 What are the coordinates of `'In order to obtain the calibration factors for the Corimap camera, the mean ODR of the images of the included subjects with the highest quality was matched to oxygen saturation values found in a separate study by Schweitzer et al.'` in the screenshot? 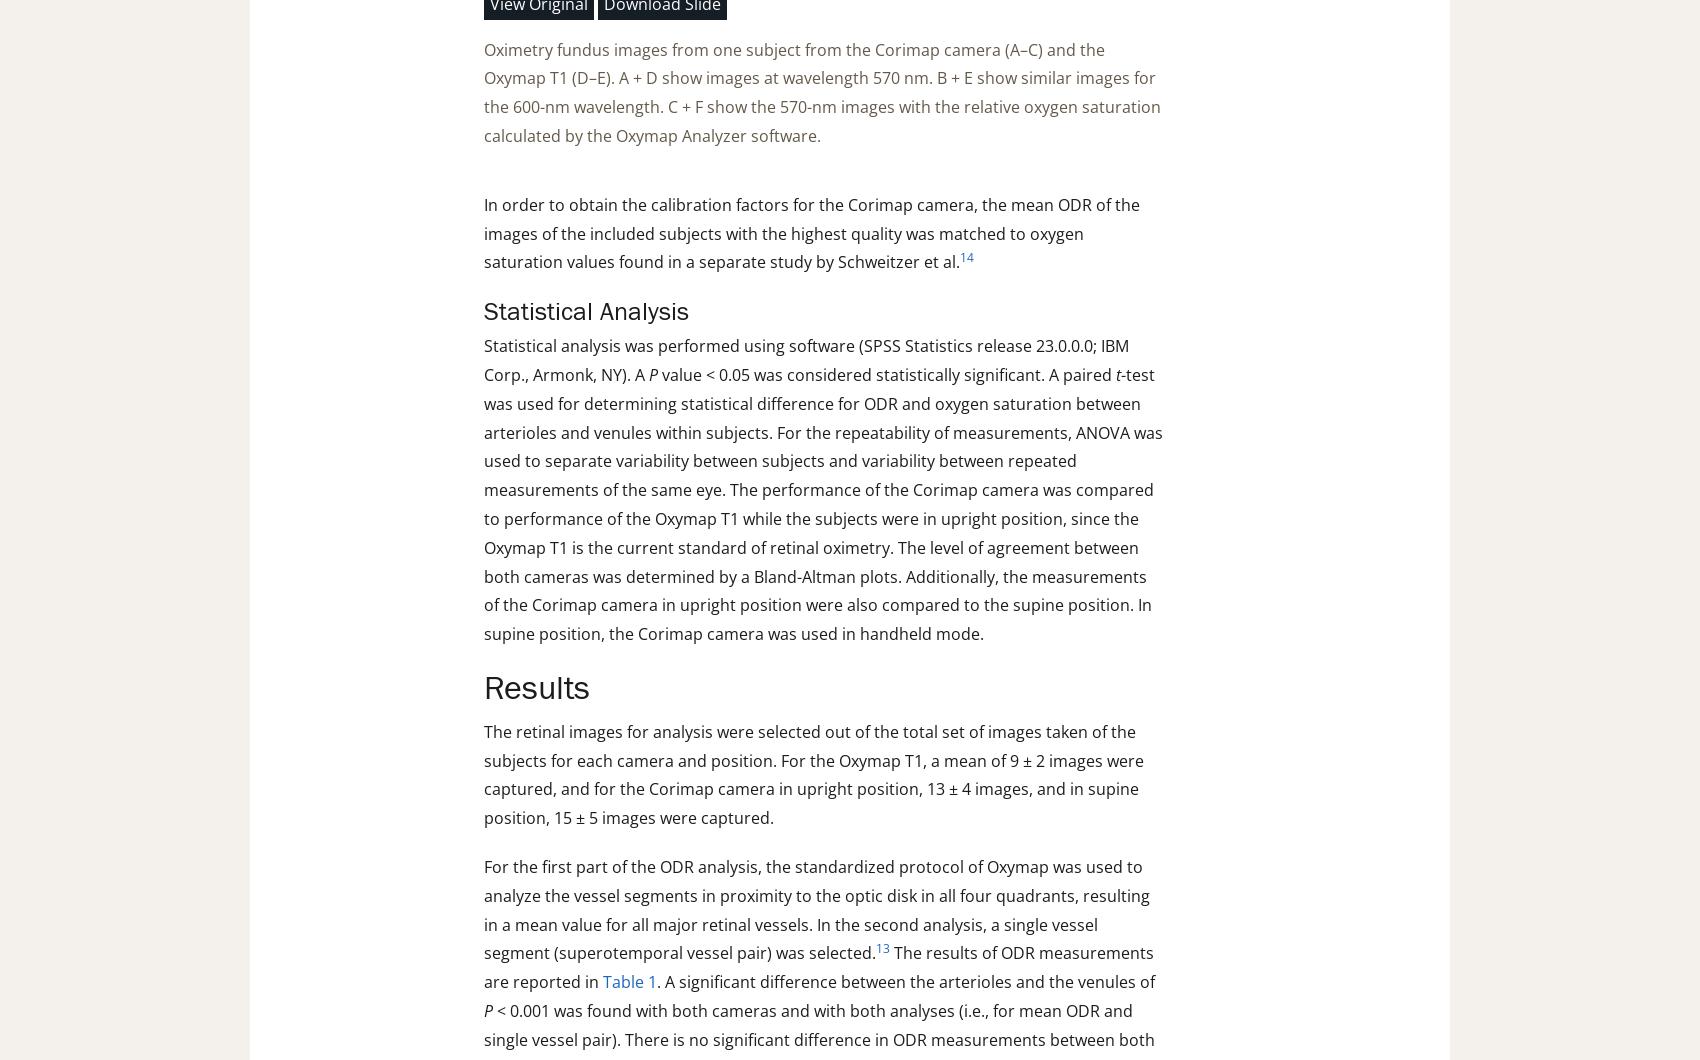 It's located at (810, 231).